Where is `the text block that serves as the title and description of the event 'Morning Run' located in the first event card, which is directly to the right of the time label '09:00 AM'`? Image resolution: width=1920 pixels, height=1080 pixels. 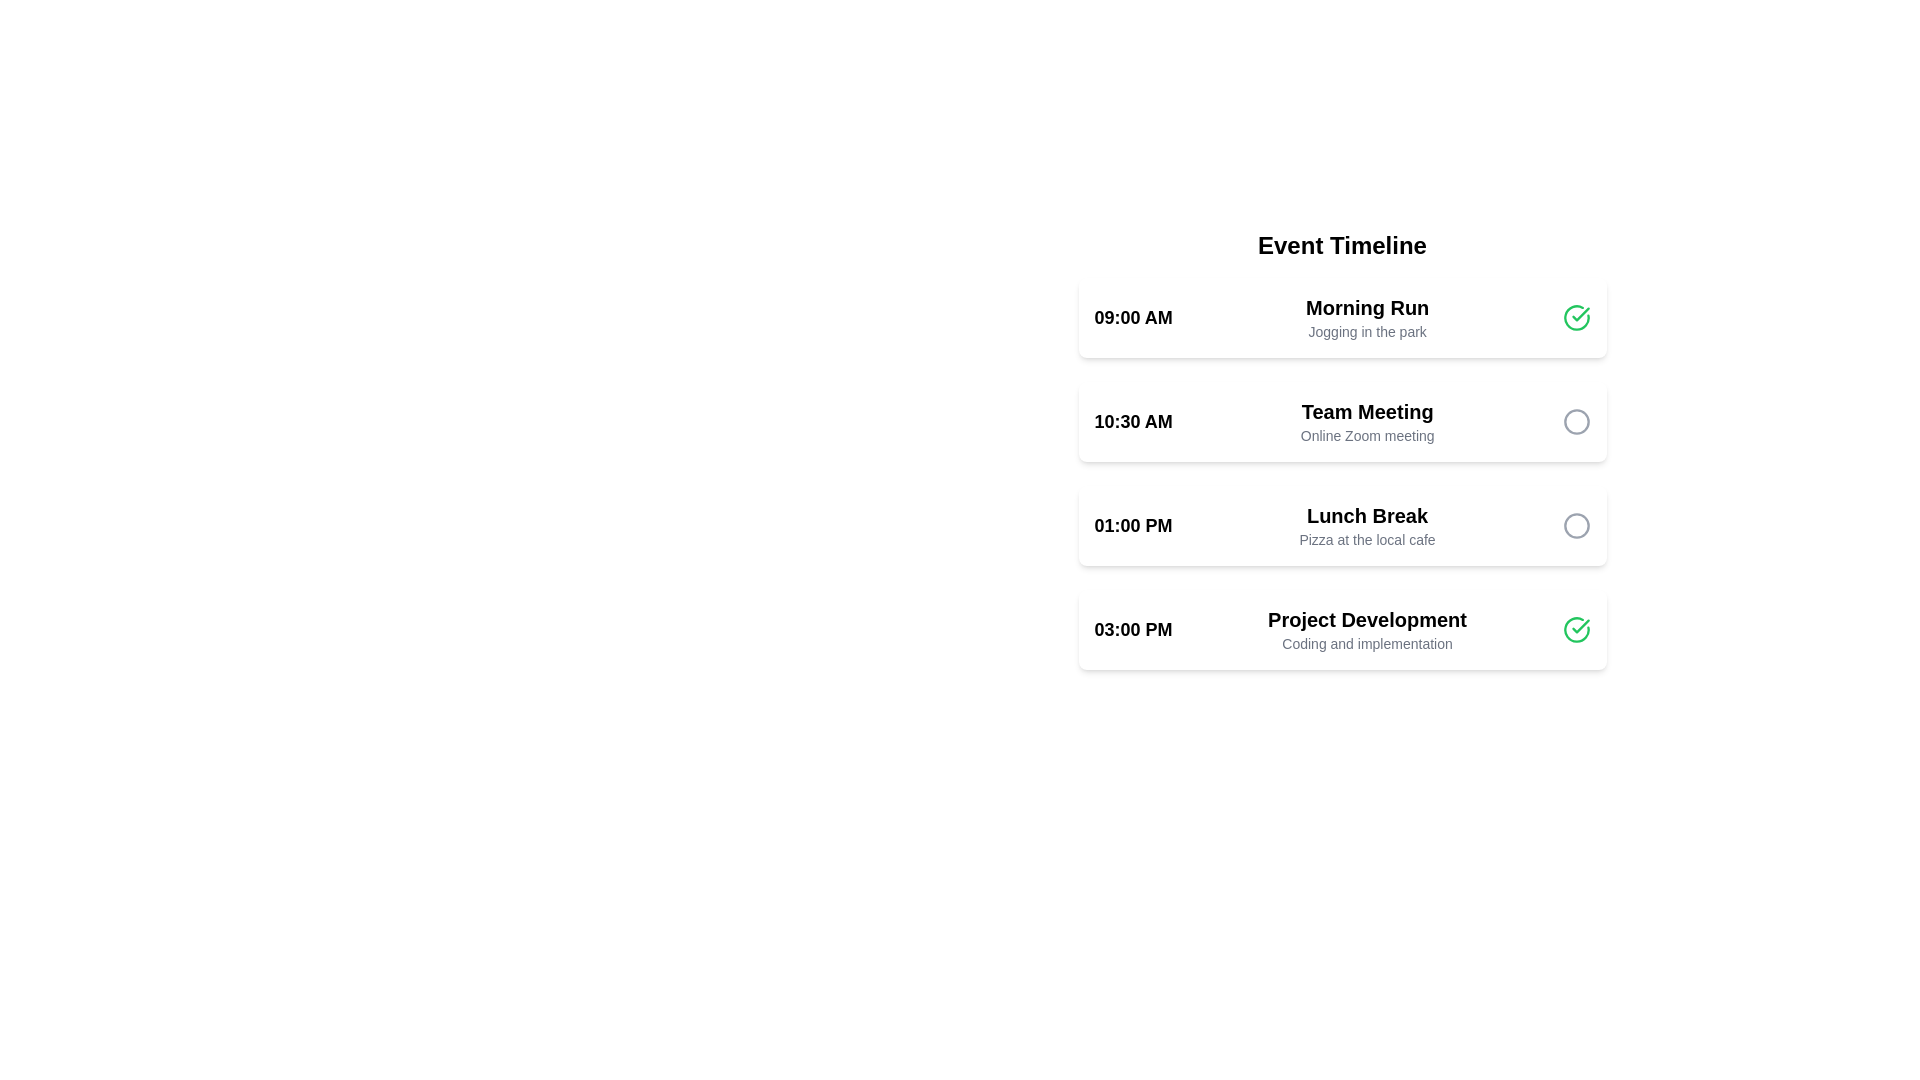 the text block that serves as the title and description of the event 'Morning Run' located in the first event card, which is directly to the right of the time label '09:00 AM' is located at coordinates (1366, 316).